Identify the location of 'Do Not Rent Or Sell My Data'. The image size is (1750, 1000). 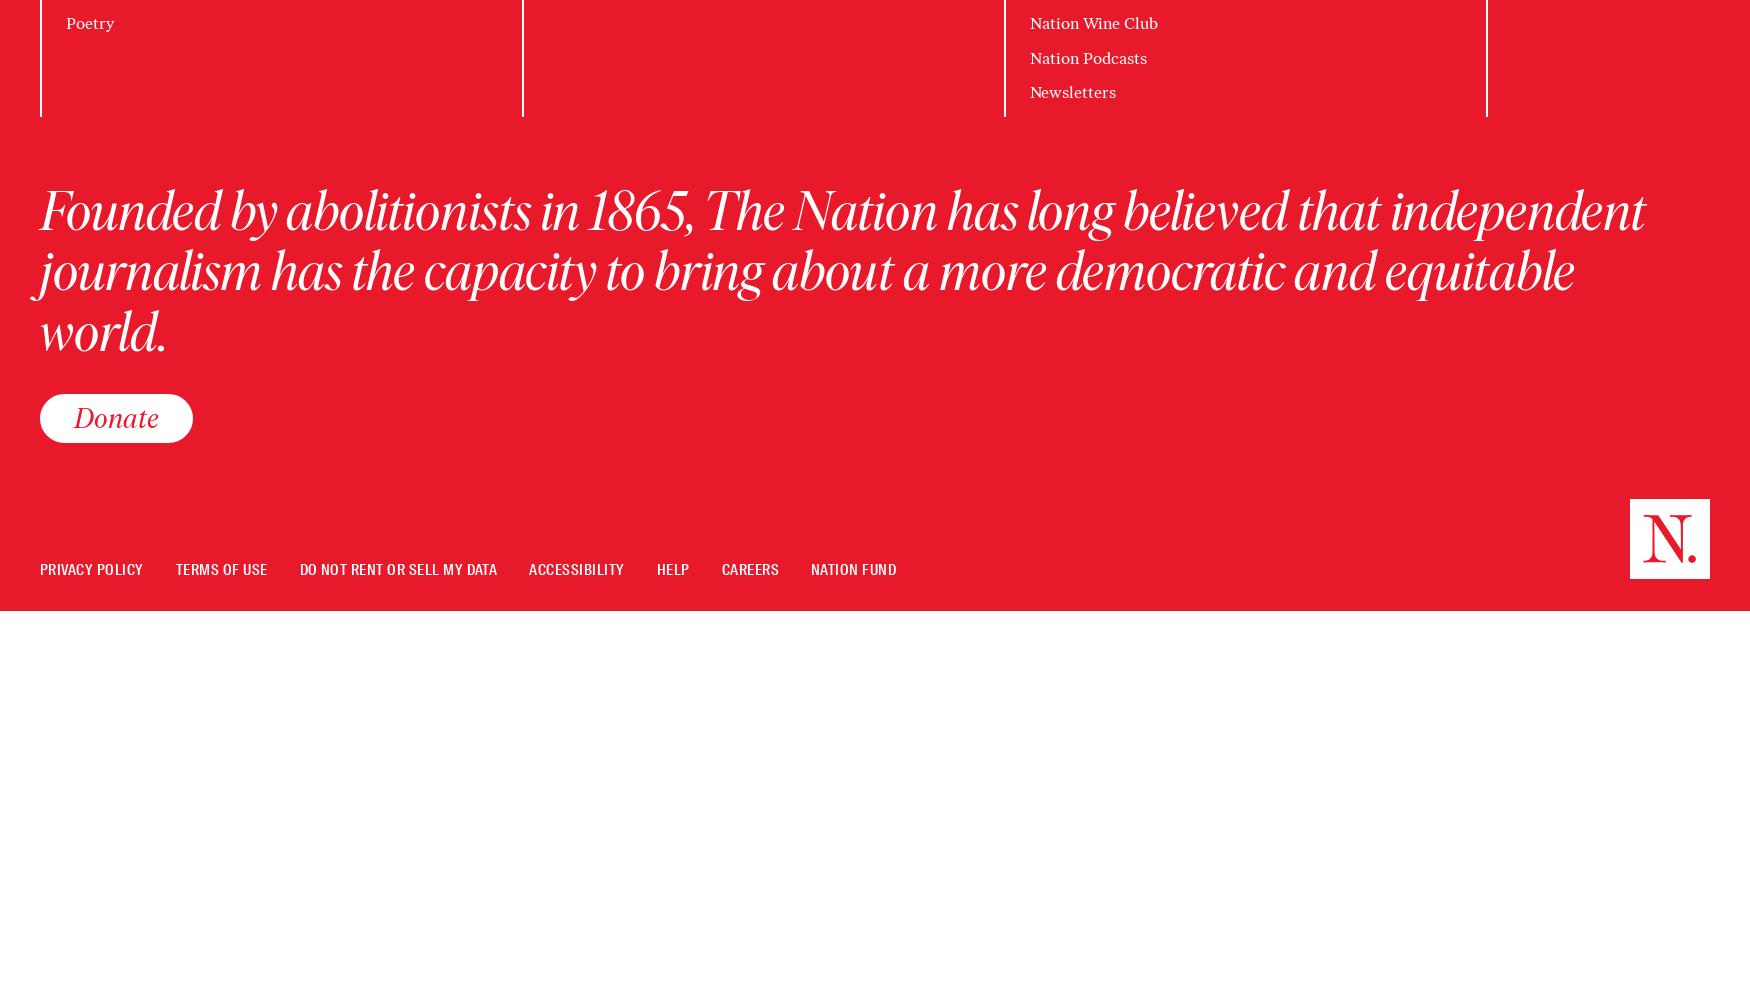
(298, 569).